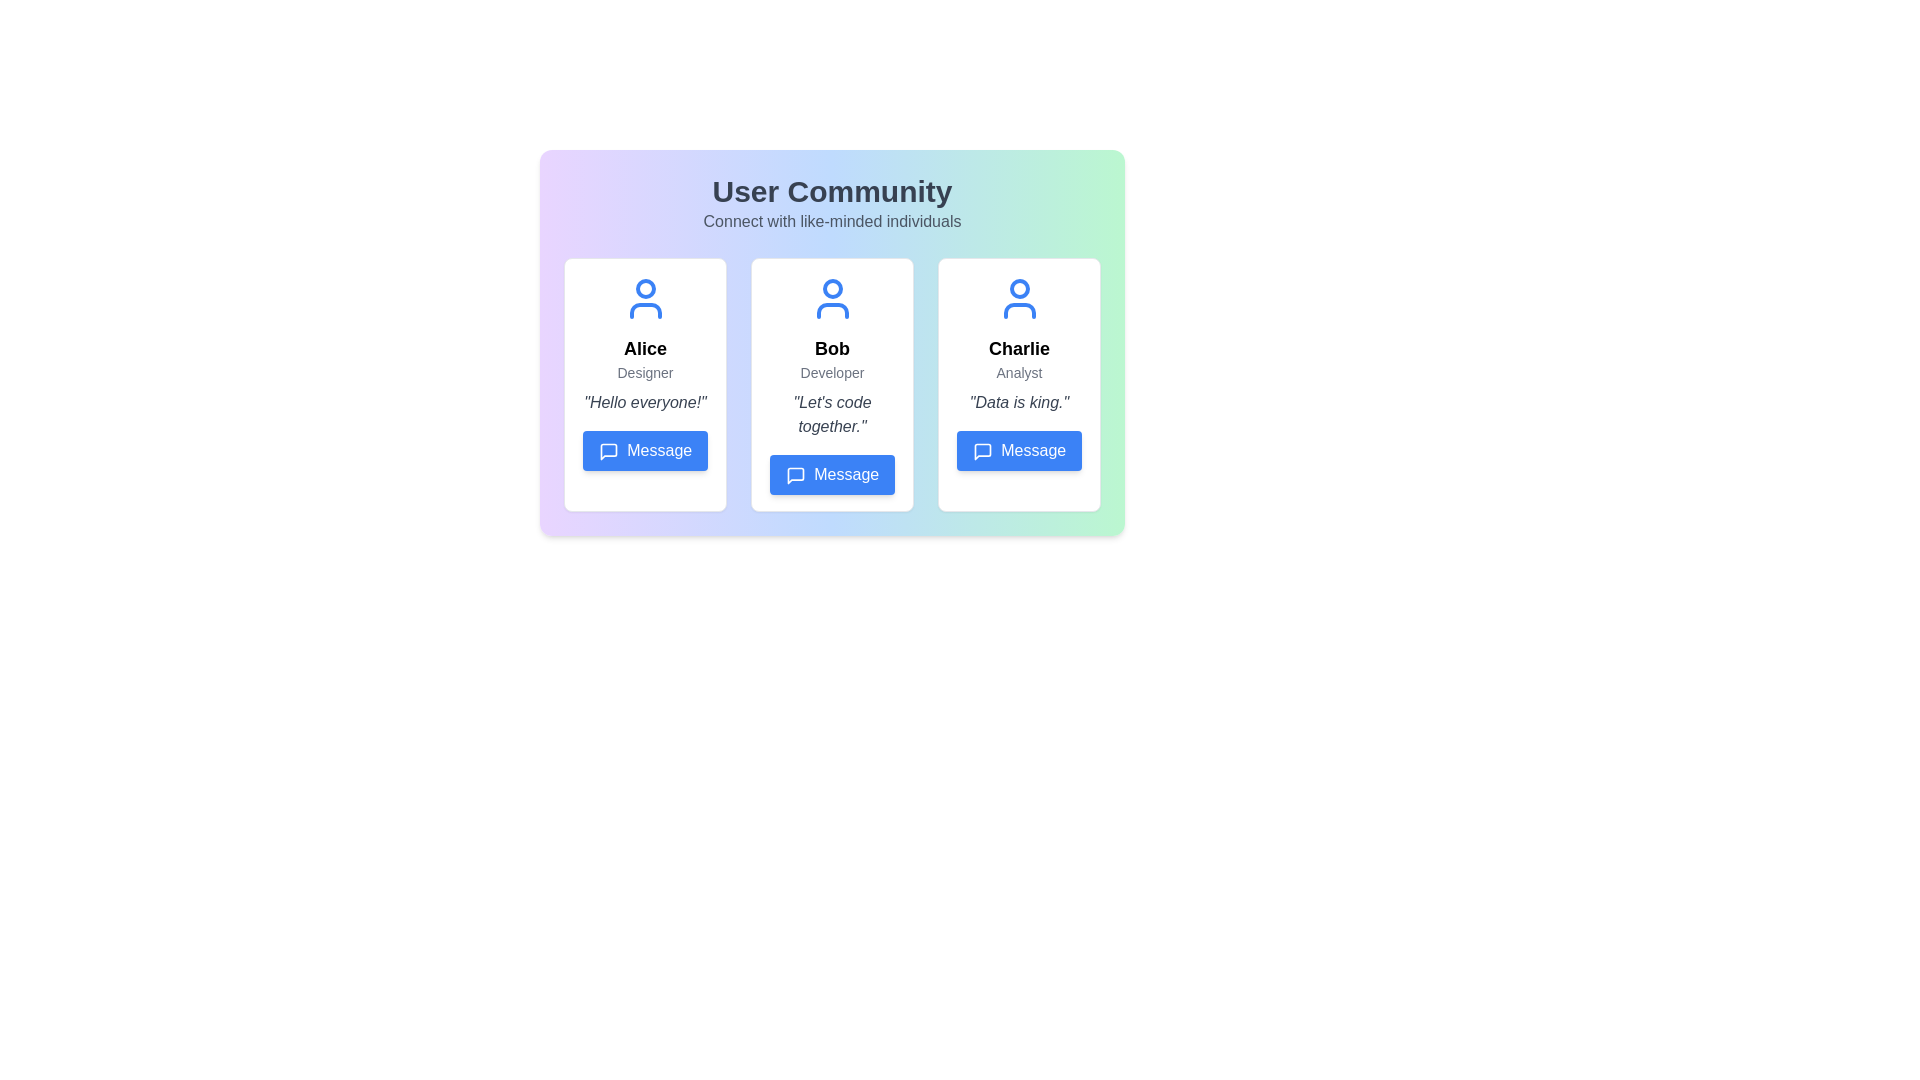  Describe the element at coordinates (645, 347) in the screenshot. I see `the user name text displayed in the first user card, located below the user icon and above the role text 'Designer'` at that location.